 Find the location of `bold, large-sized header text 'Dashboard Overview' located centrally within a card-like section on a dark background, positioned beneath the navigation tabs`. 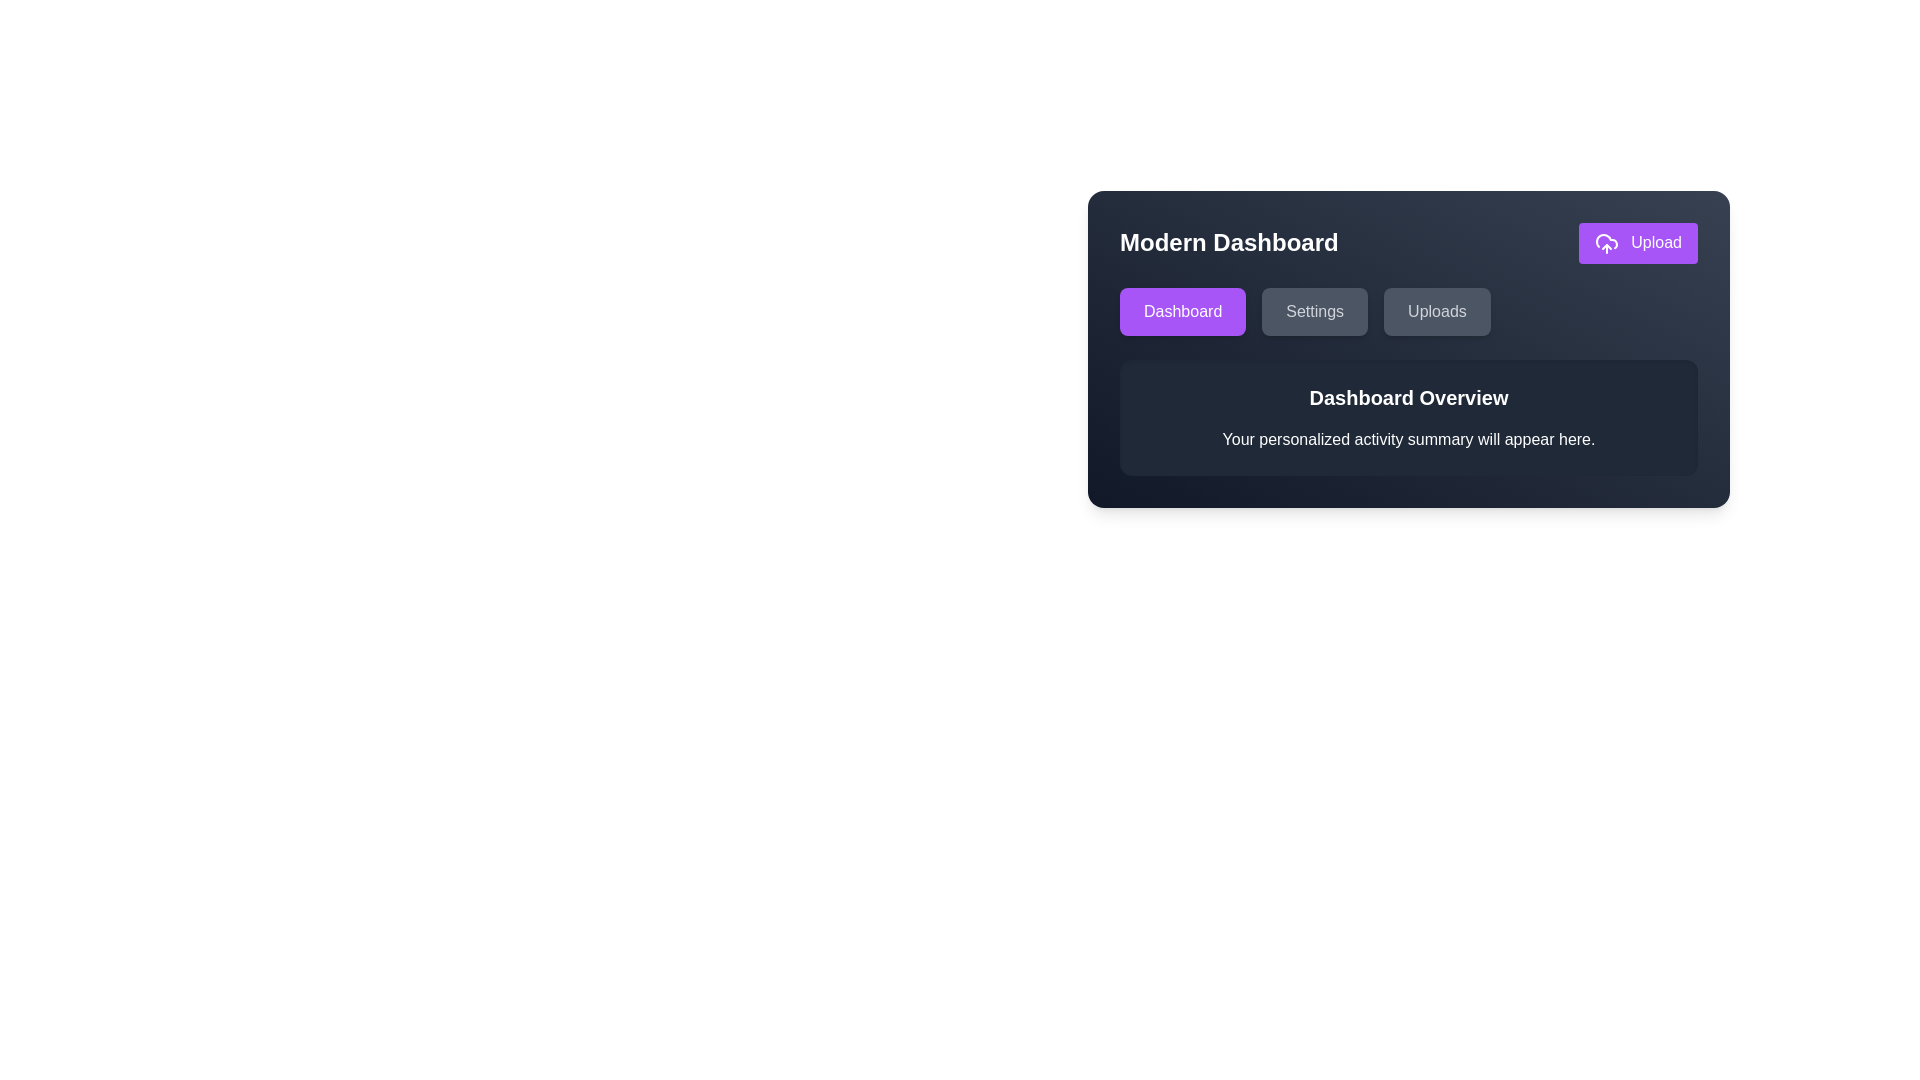

bold, large-sized header text 'Dashboard Overview' located centrally within a card-like section on a dark background, positioned beneath the navigation tabs is located at coordinates (1408, 397).